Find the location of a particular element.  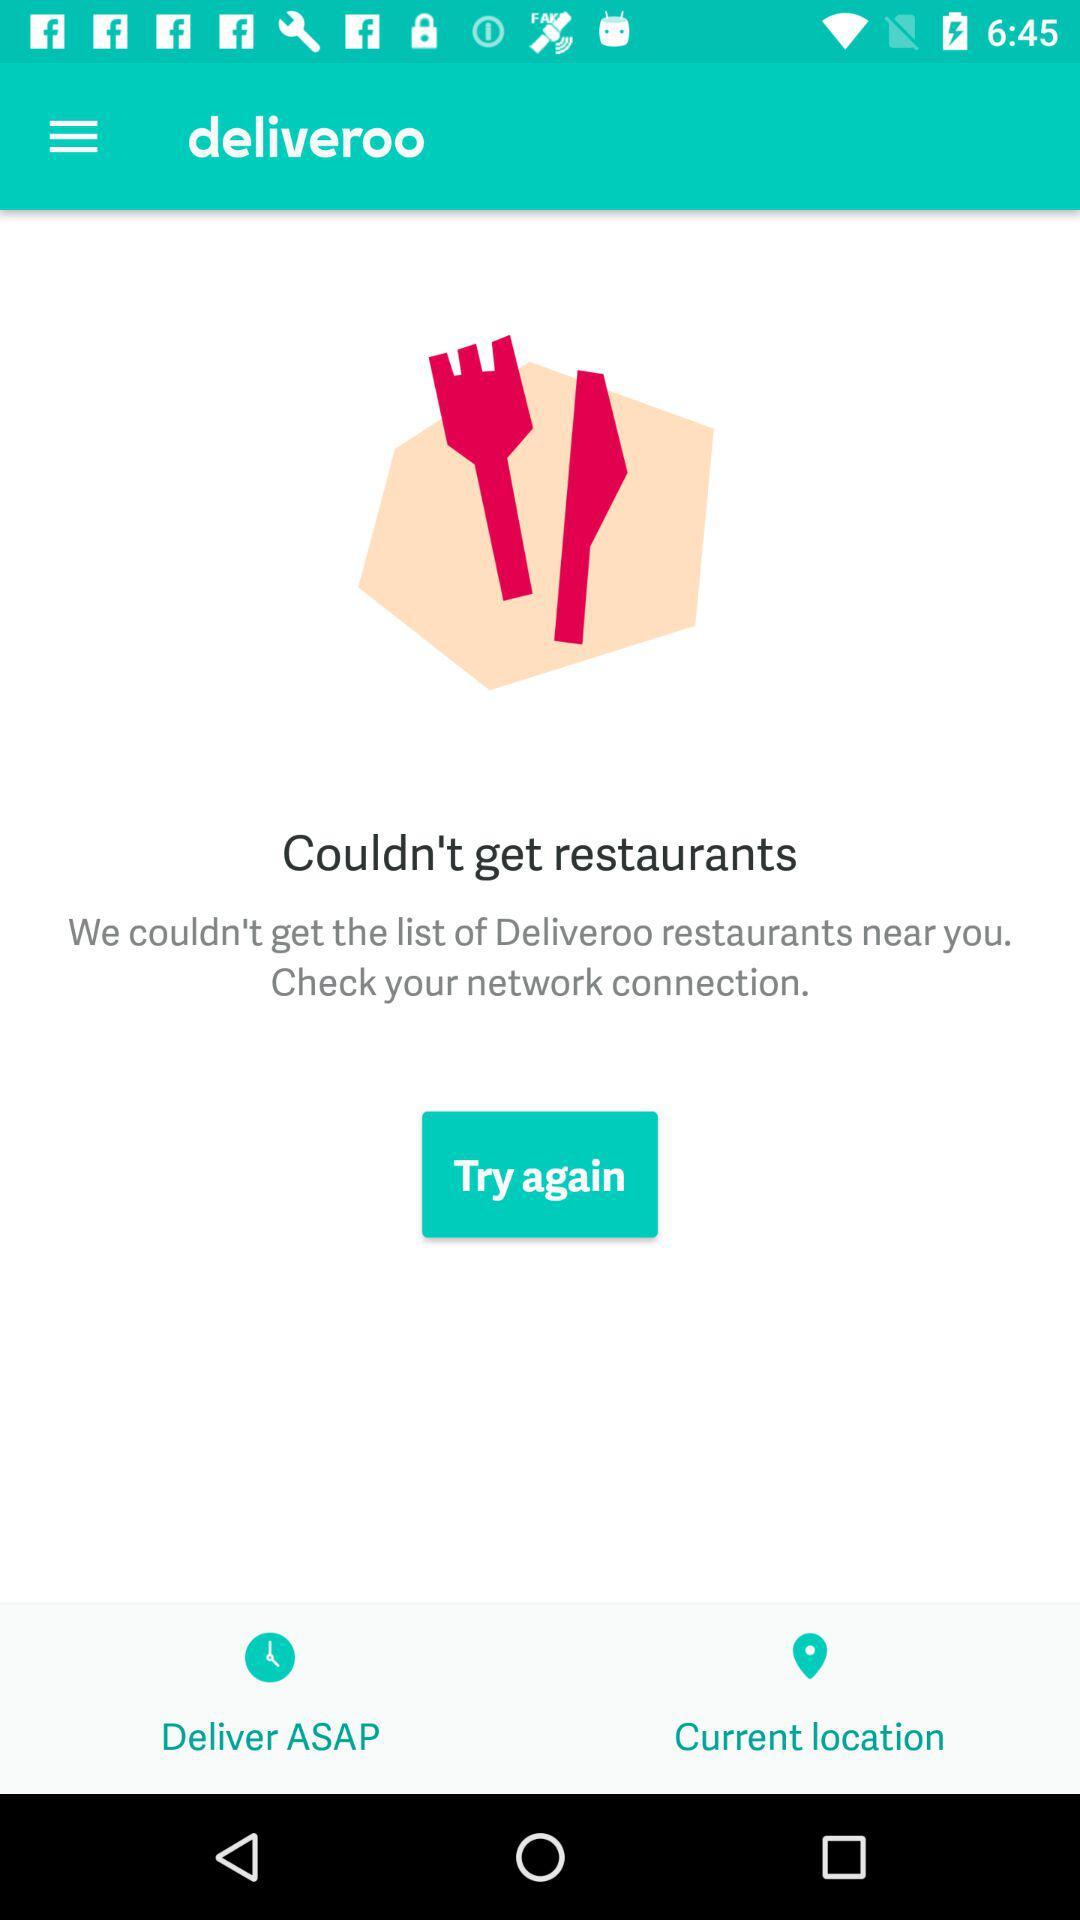

icon next to current location item is located at coordinates (270, 1698).